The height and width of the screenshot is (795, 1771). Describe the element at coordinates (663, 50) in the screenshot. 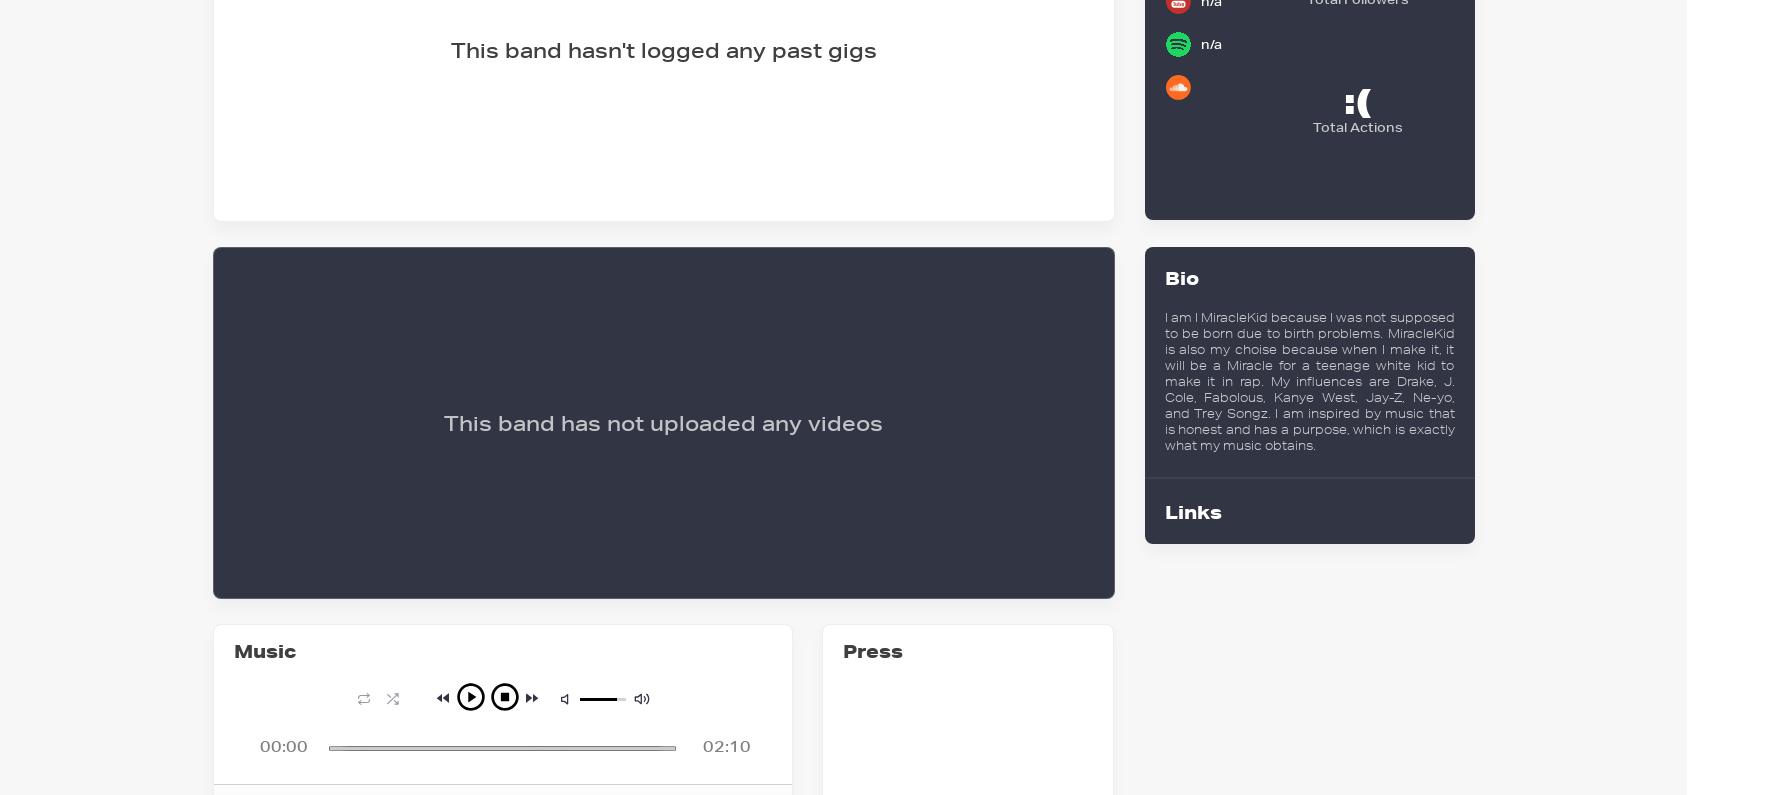

I see `'This band hasn't logged any past gigs'` at that location.